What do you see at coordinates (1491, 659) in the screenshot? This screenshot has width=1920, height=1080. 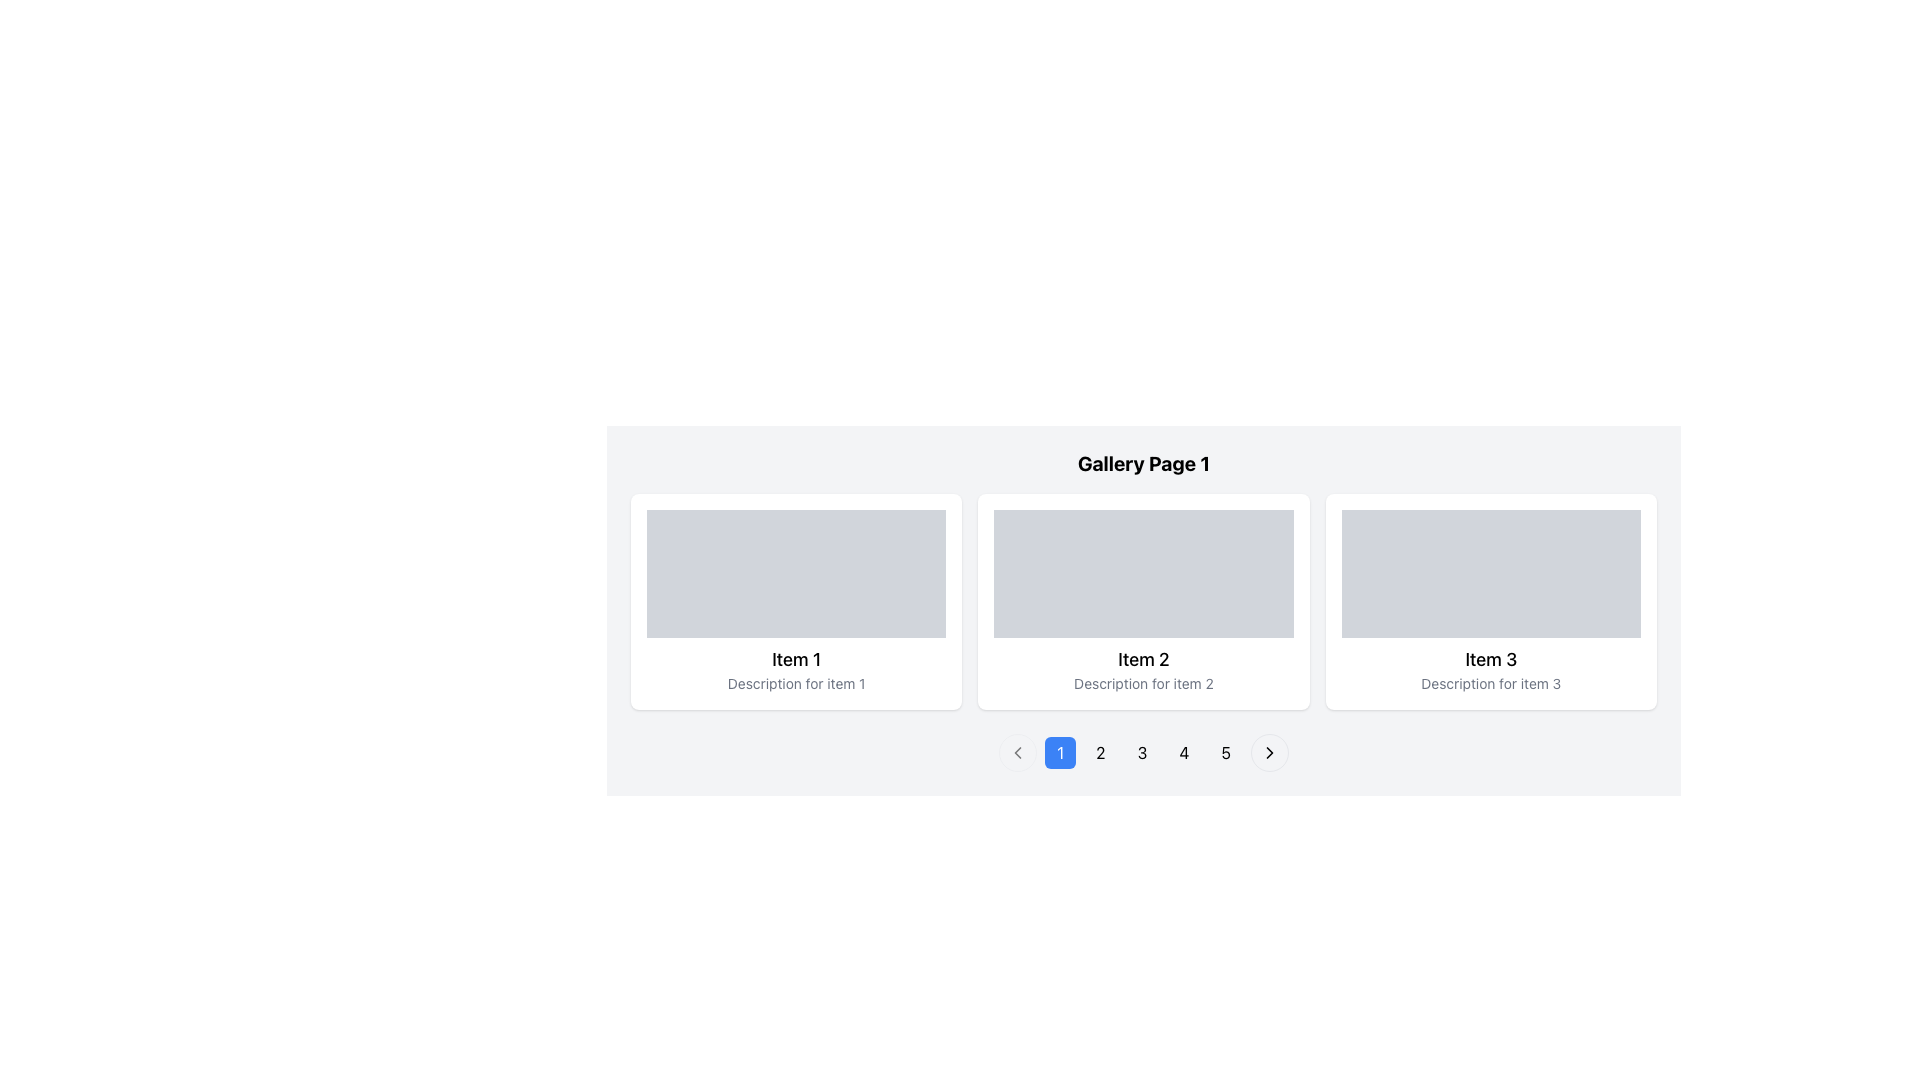 I see `the bold text element reading 'Item 3', which is styled with a medium font weight and located within a card layout above a smaller description text` at bounding box center [1491, 659].